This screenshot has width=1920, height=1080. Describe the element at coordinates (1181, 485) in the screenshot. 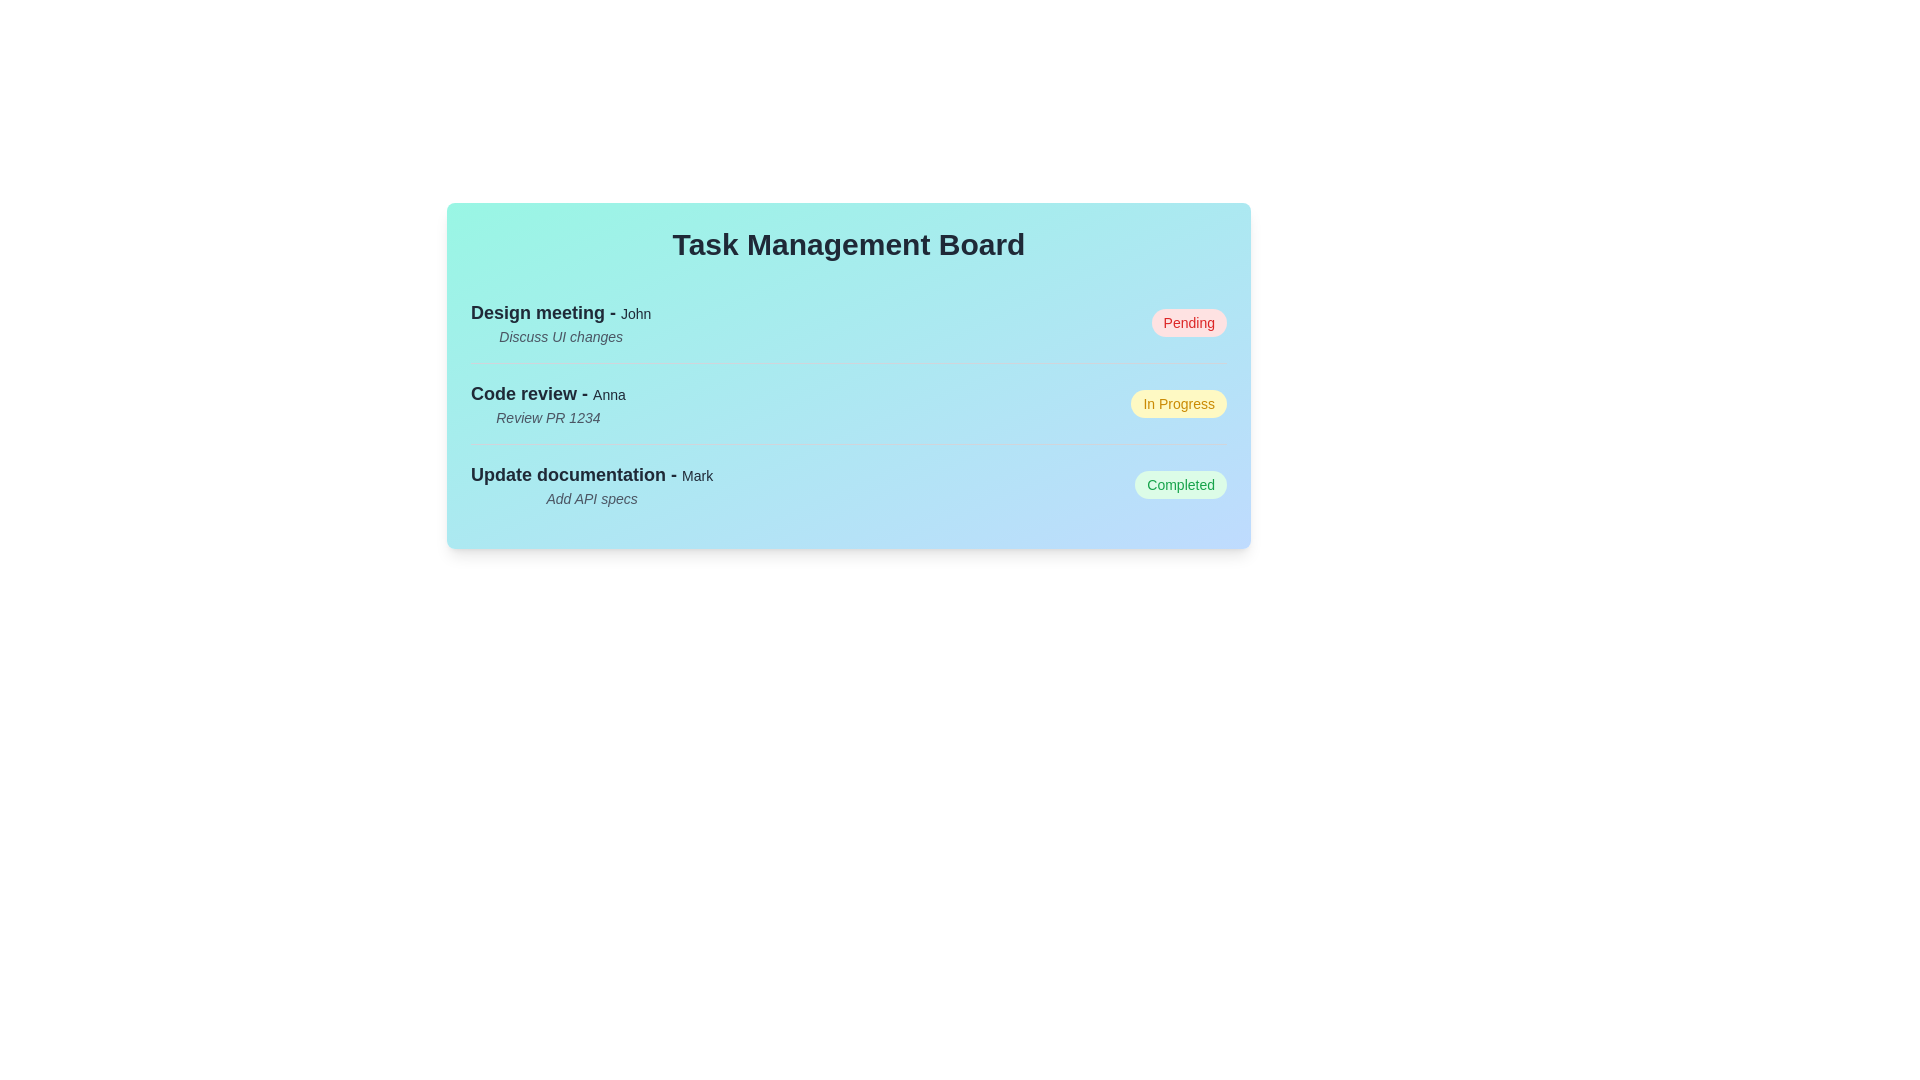

I see `the task status indicator for Update documentation to toggle its state` at that location.